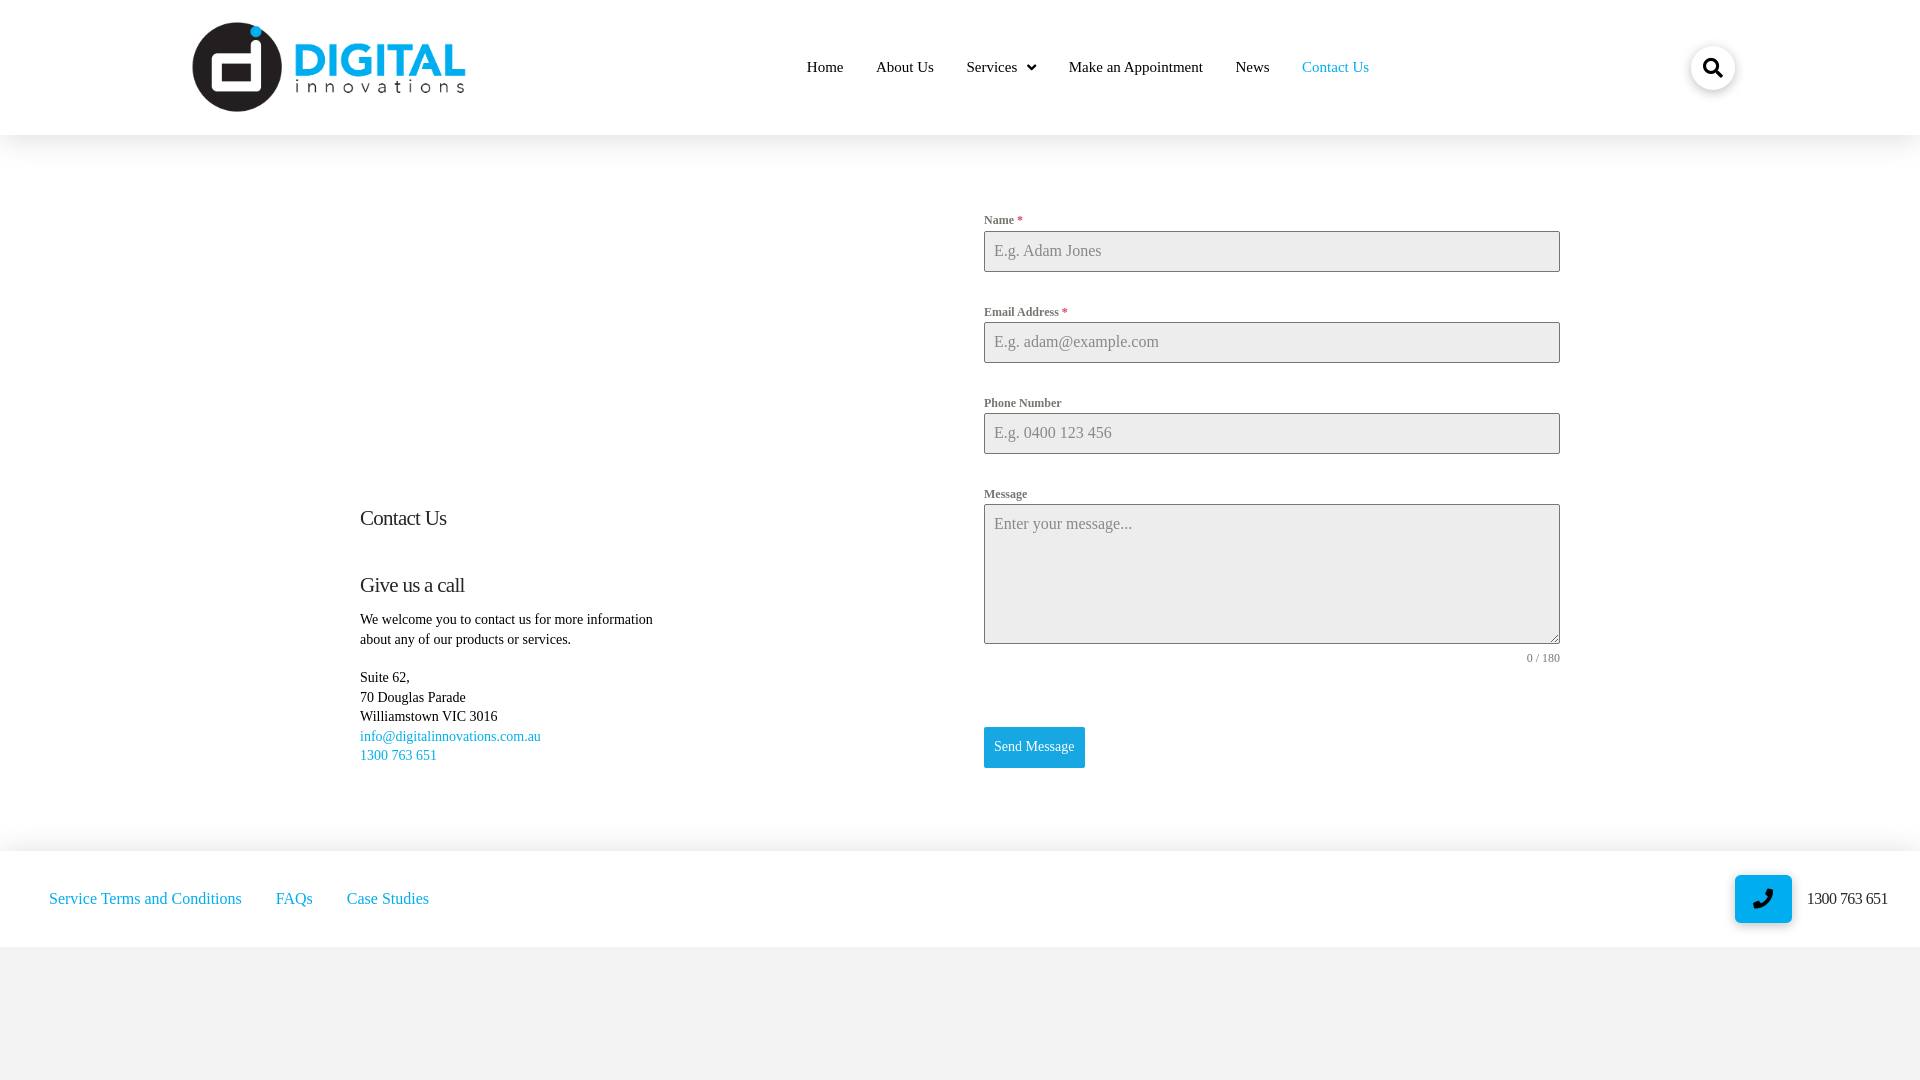 Image resolution: width=1920 pixels, height=1080 pixels. What do you see at coordinates (1135, 67) in the screenshot?
I see `'Make an Appointment'` at bounding box center [1135, 67].